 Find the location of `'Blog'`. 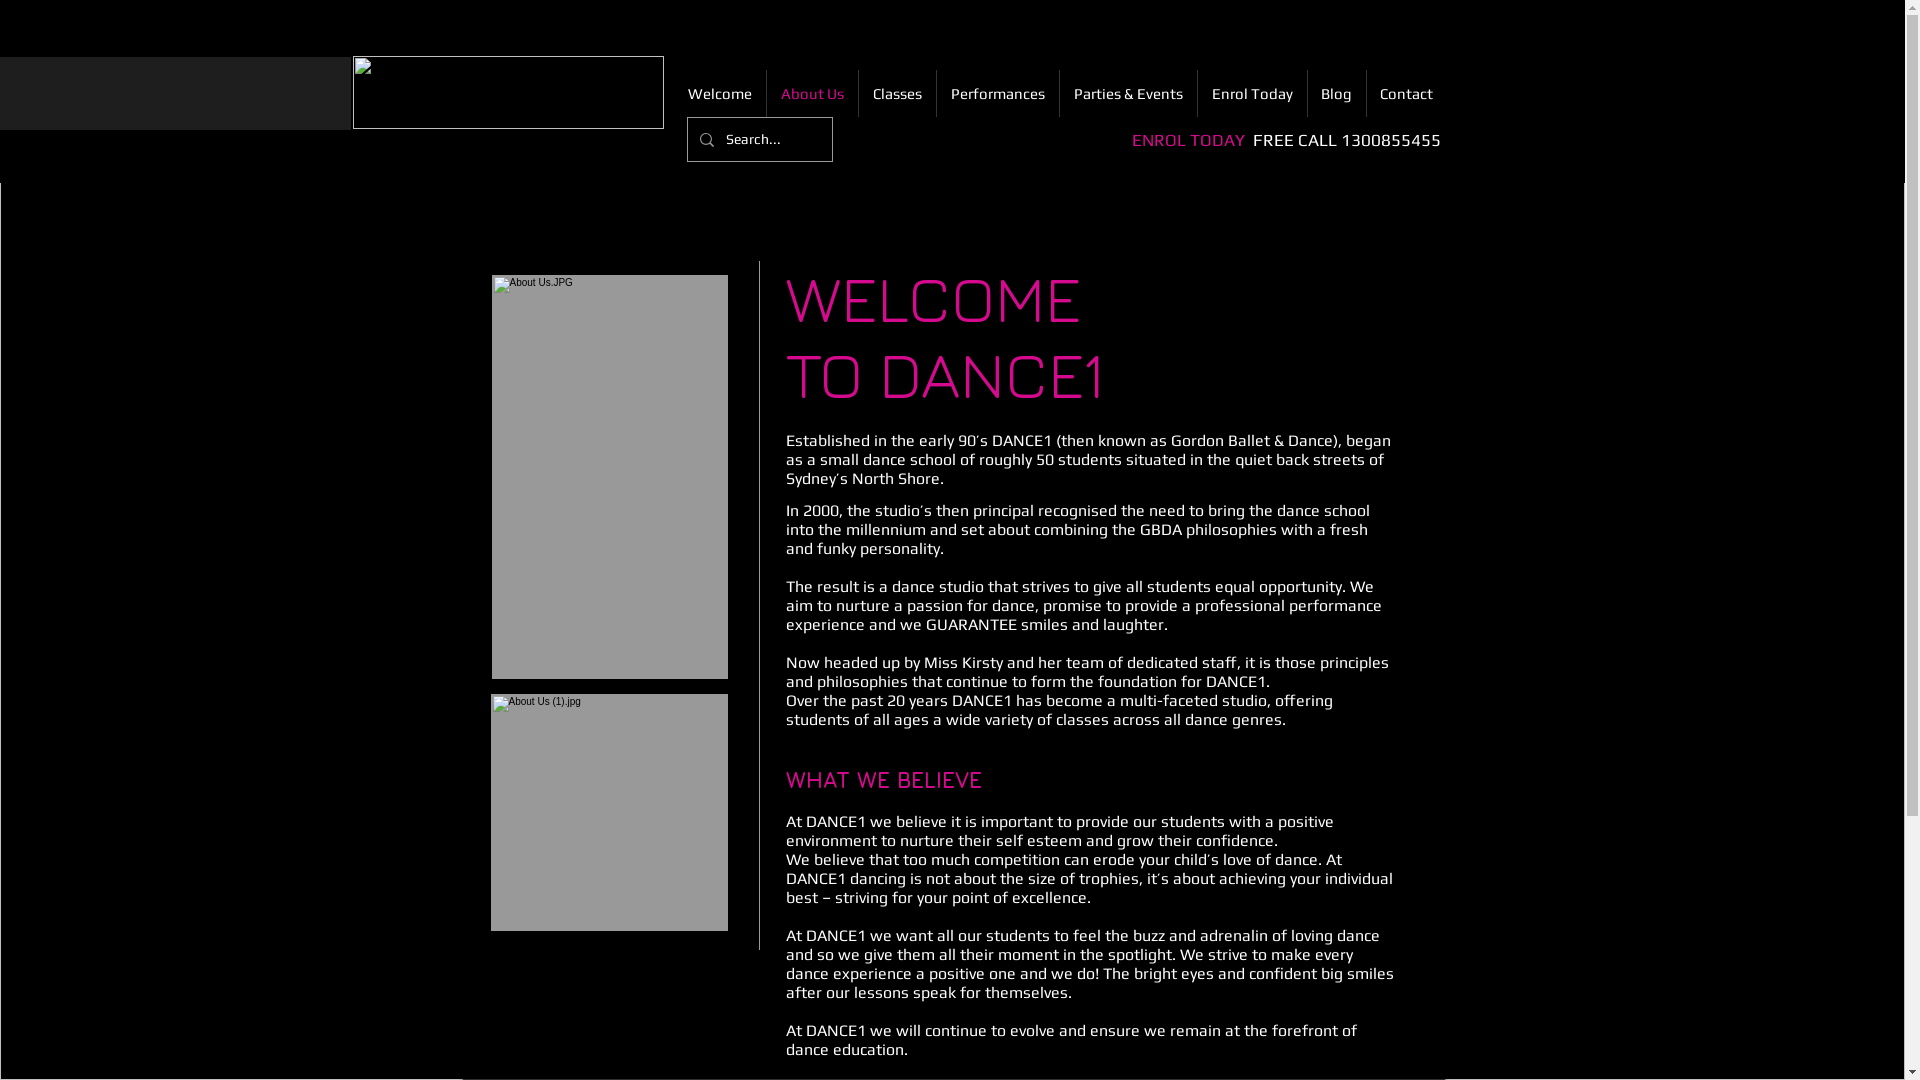

'Blog' is located at coordinates (1337, 93).